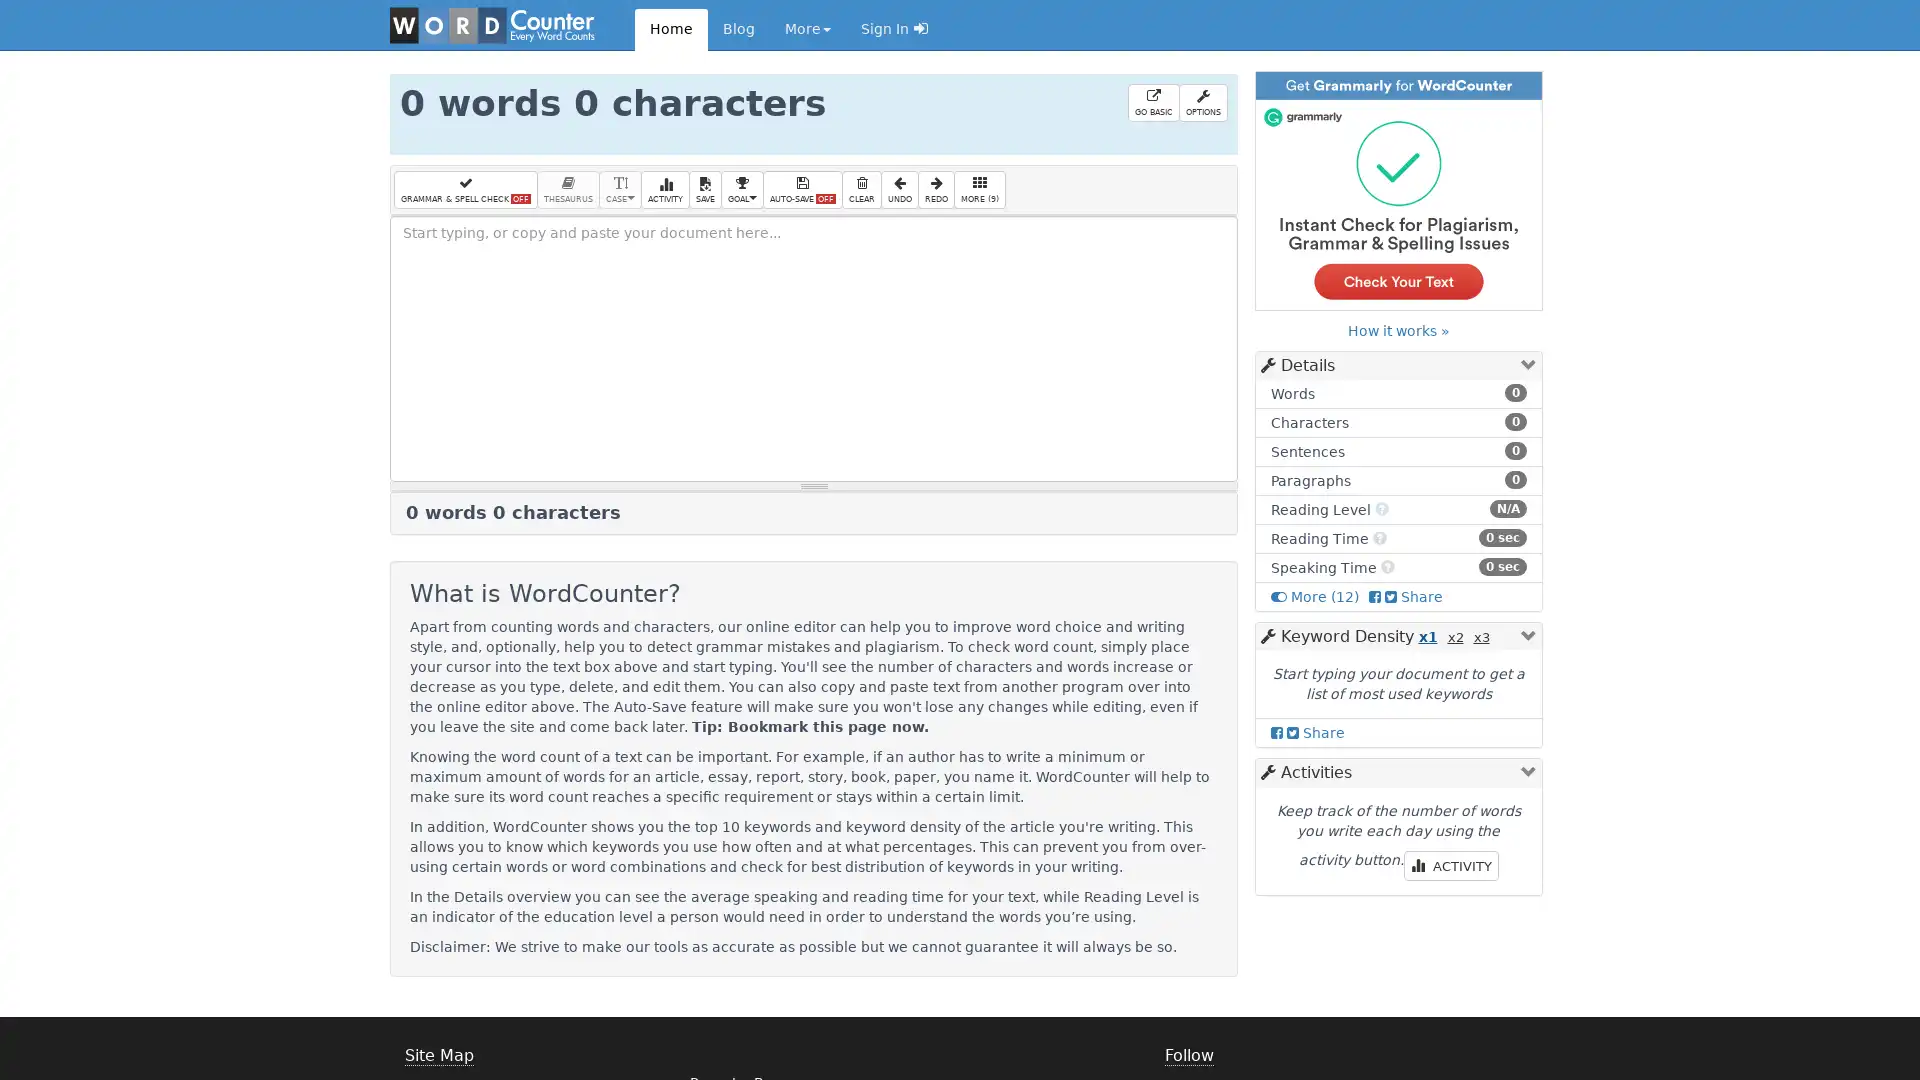 Image resolution: width=1920 pixels, height=1080 pixels. I want to click on GRAMMAR & SPELL CHECKOFF, so click(464, 189).